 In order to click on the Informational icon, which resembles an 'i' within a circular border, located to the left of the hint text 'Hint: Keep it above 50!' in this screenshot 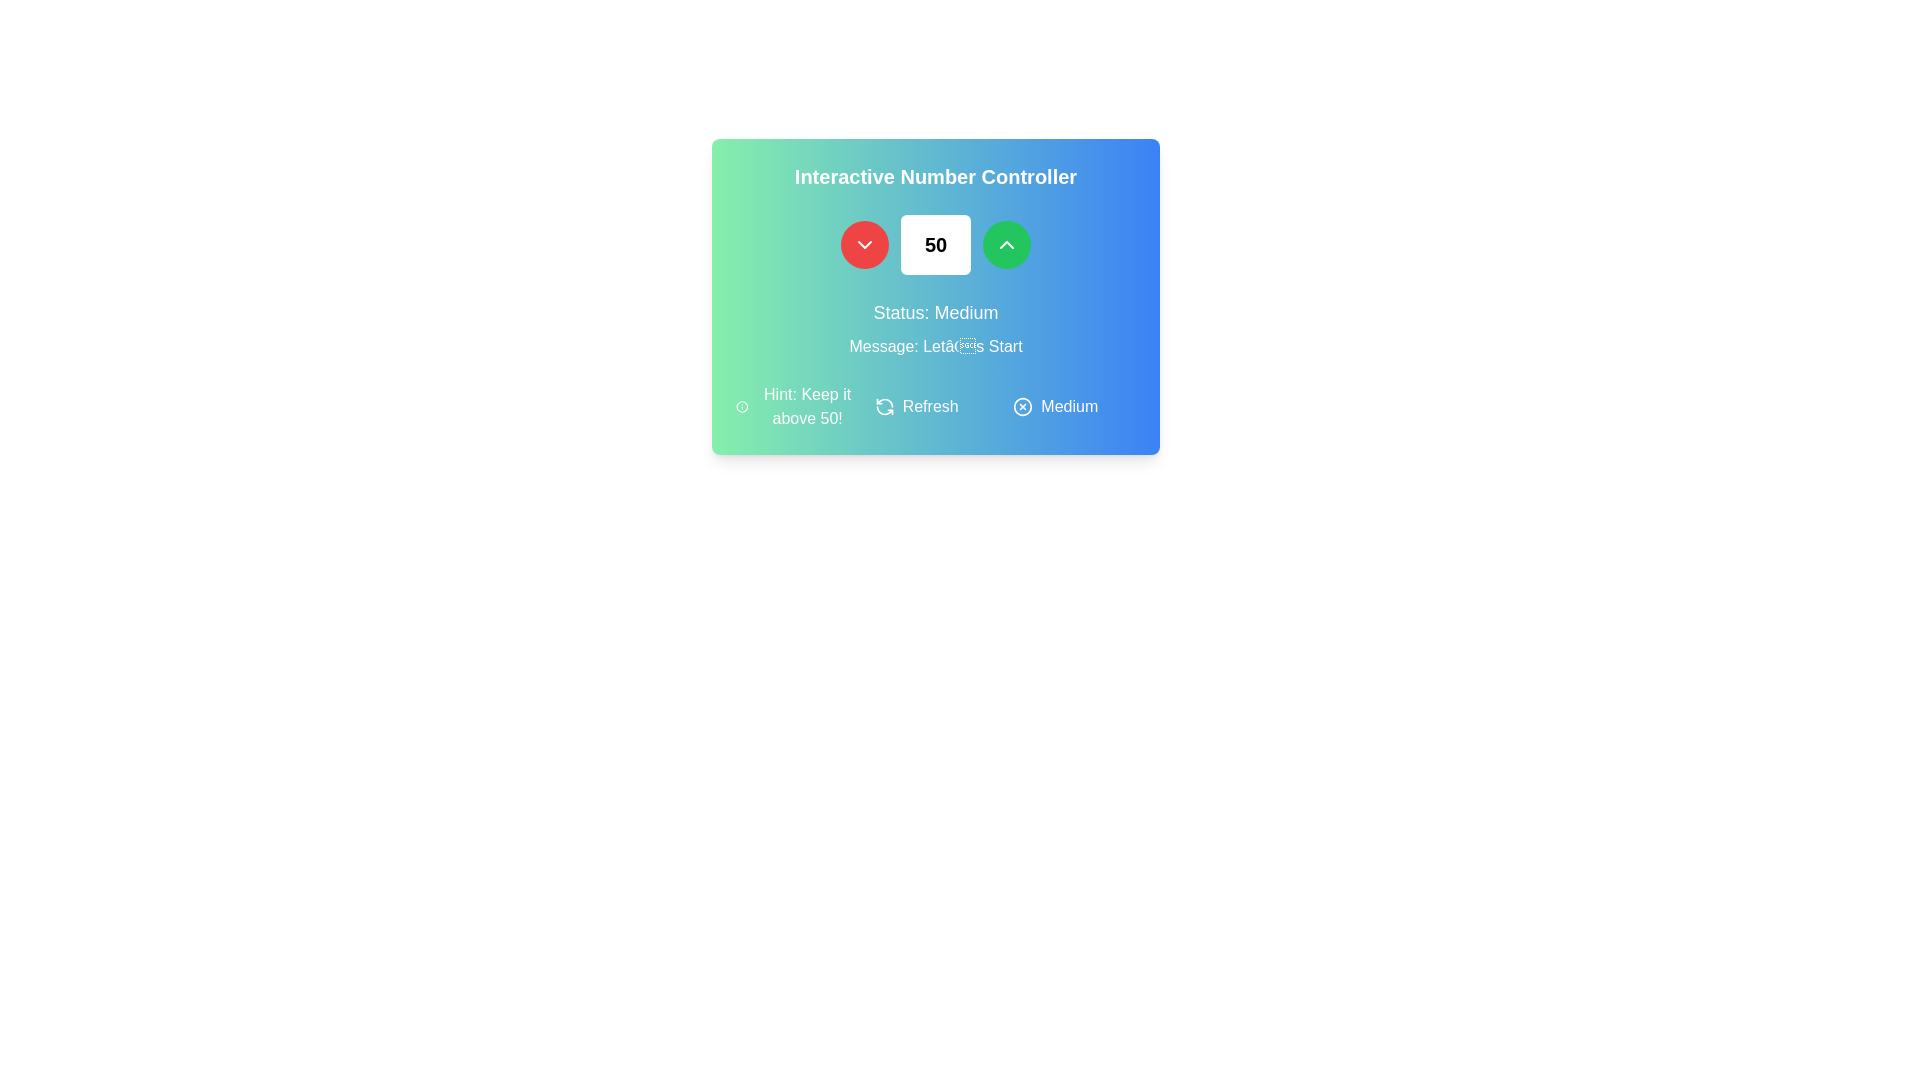, I will do `click(741, 406)`.